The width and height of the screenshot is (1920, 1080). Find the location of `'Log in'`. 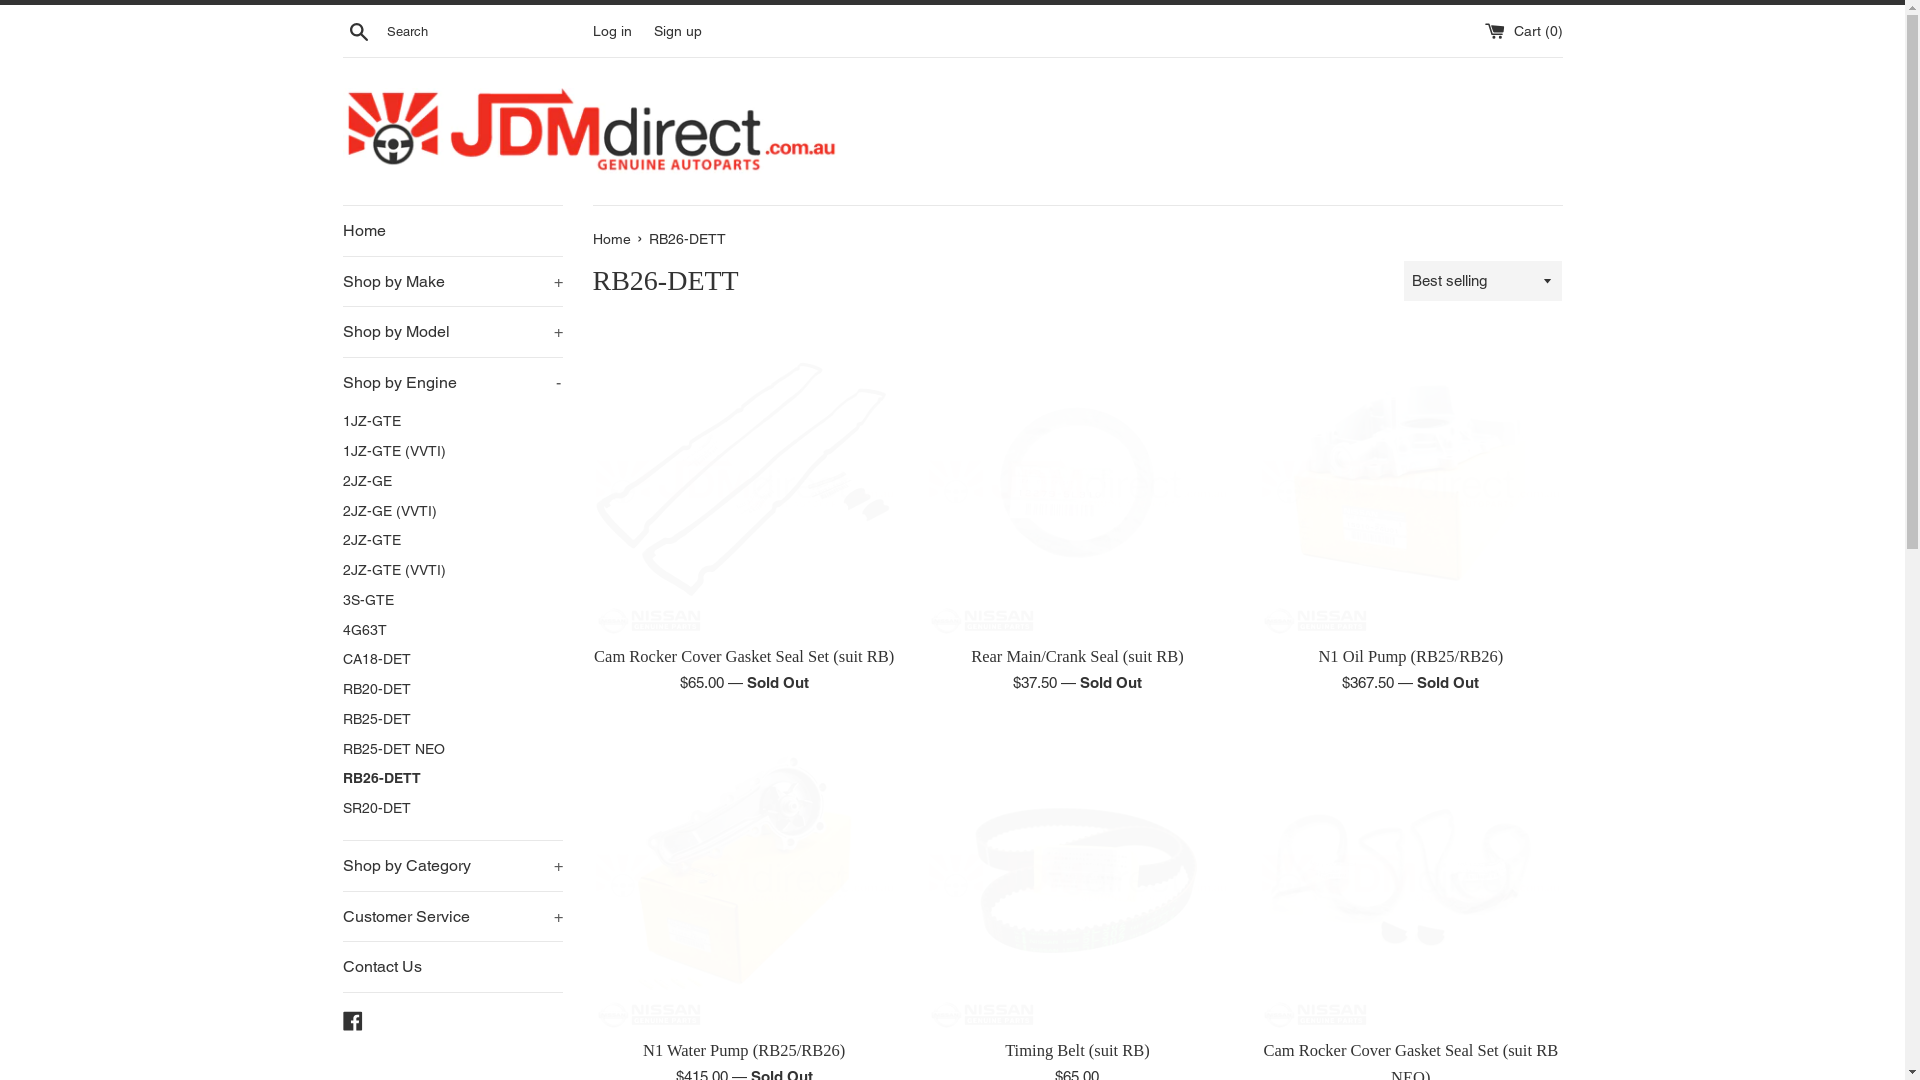

'Log in' is located at coordinates (610, 30).